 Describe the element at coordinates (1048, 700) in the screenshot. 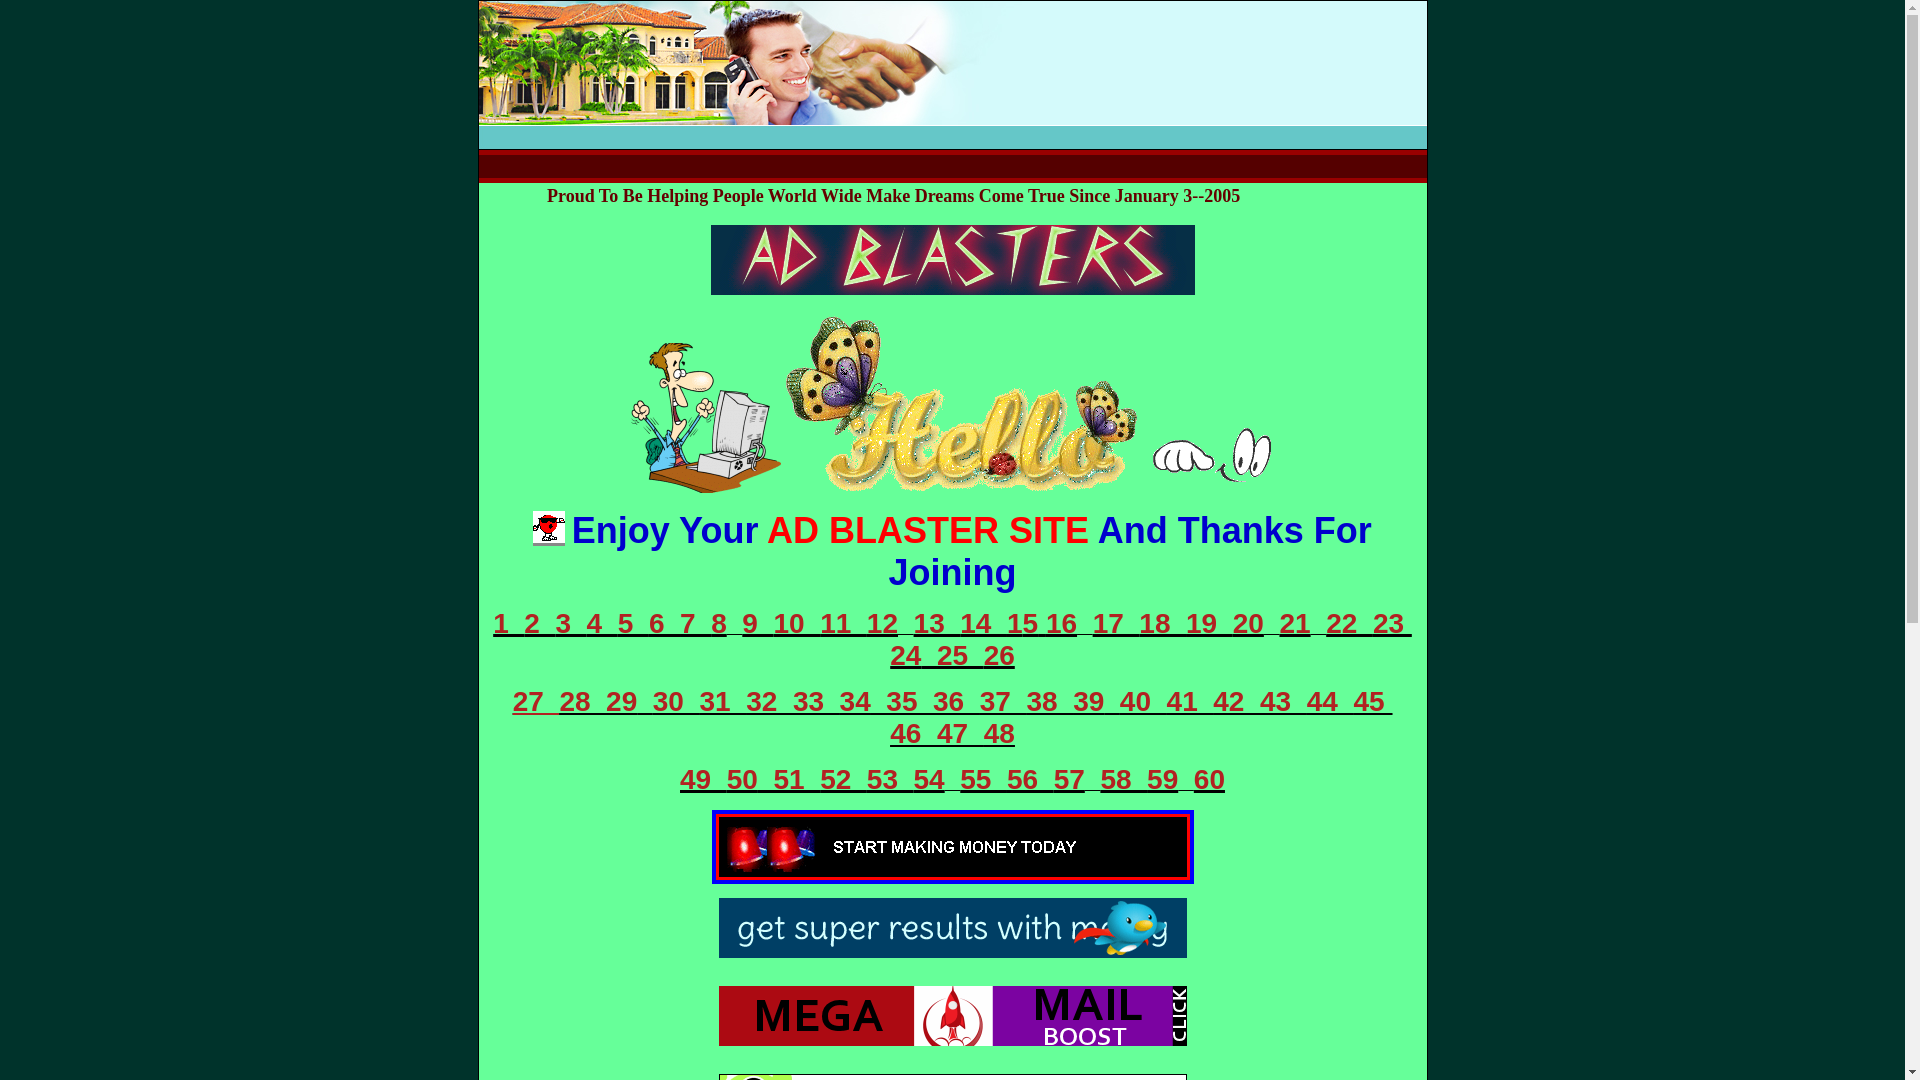

I see `'38 '` at that location.